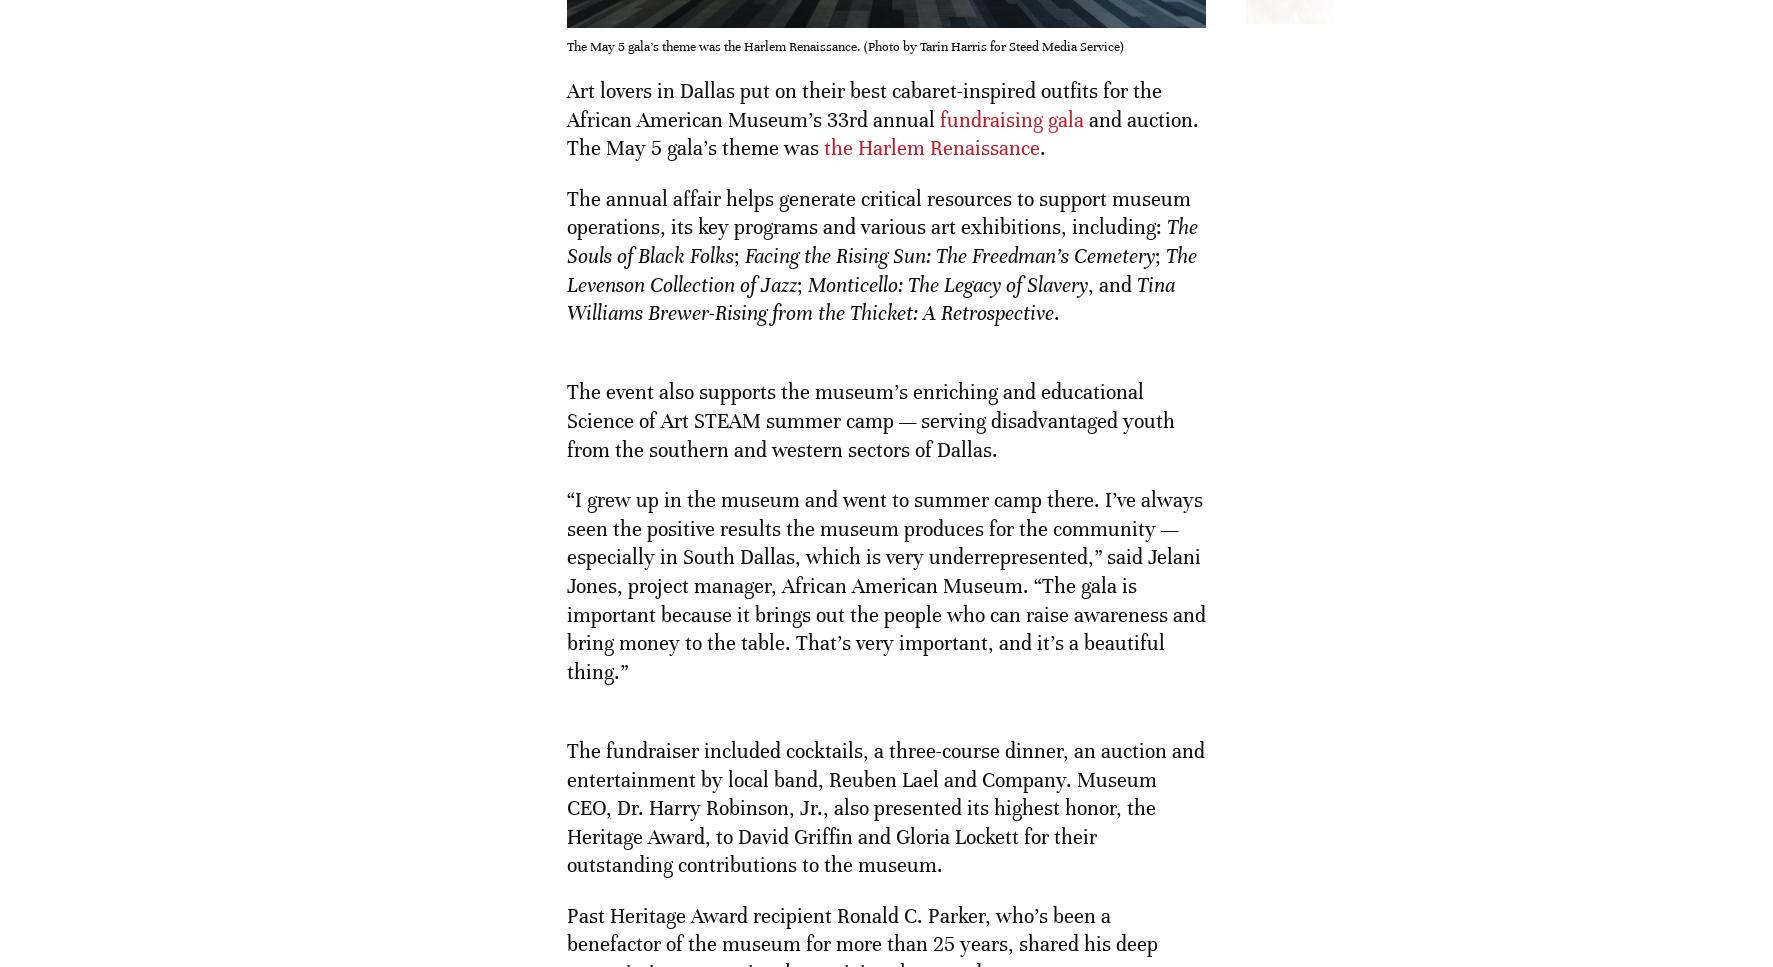  Describe the element at coordinates (1087, 283) in the screenshot. I see `', and'` at that location.